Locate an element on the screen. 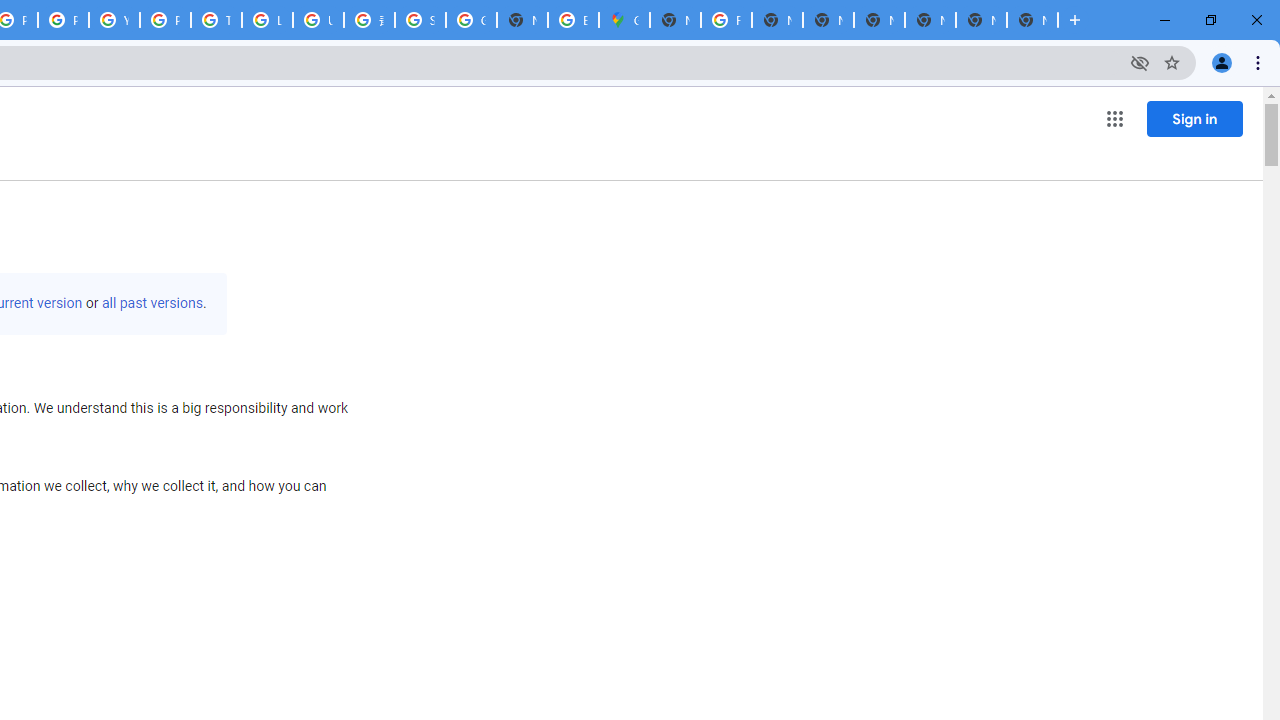 The image size is (1280, 720). 'Sign in - Google Accounts' is located at coordinates (419, 20).